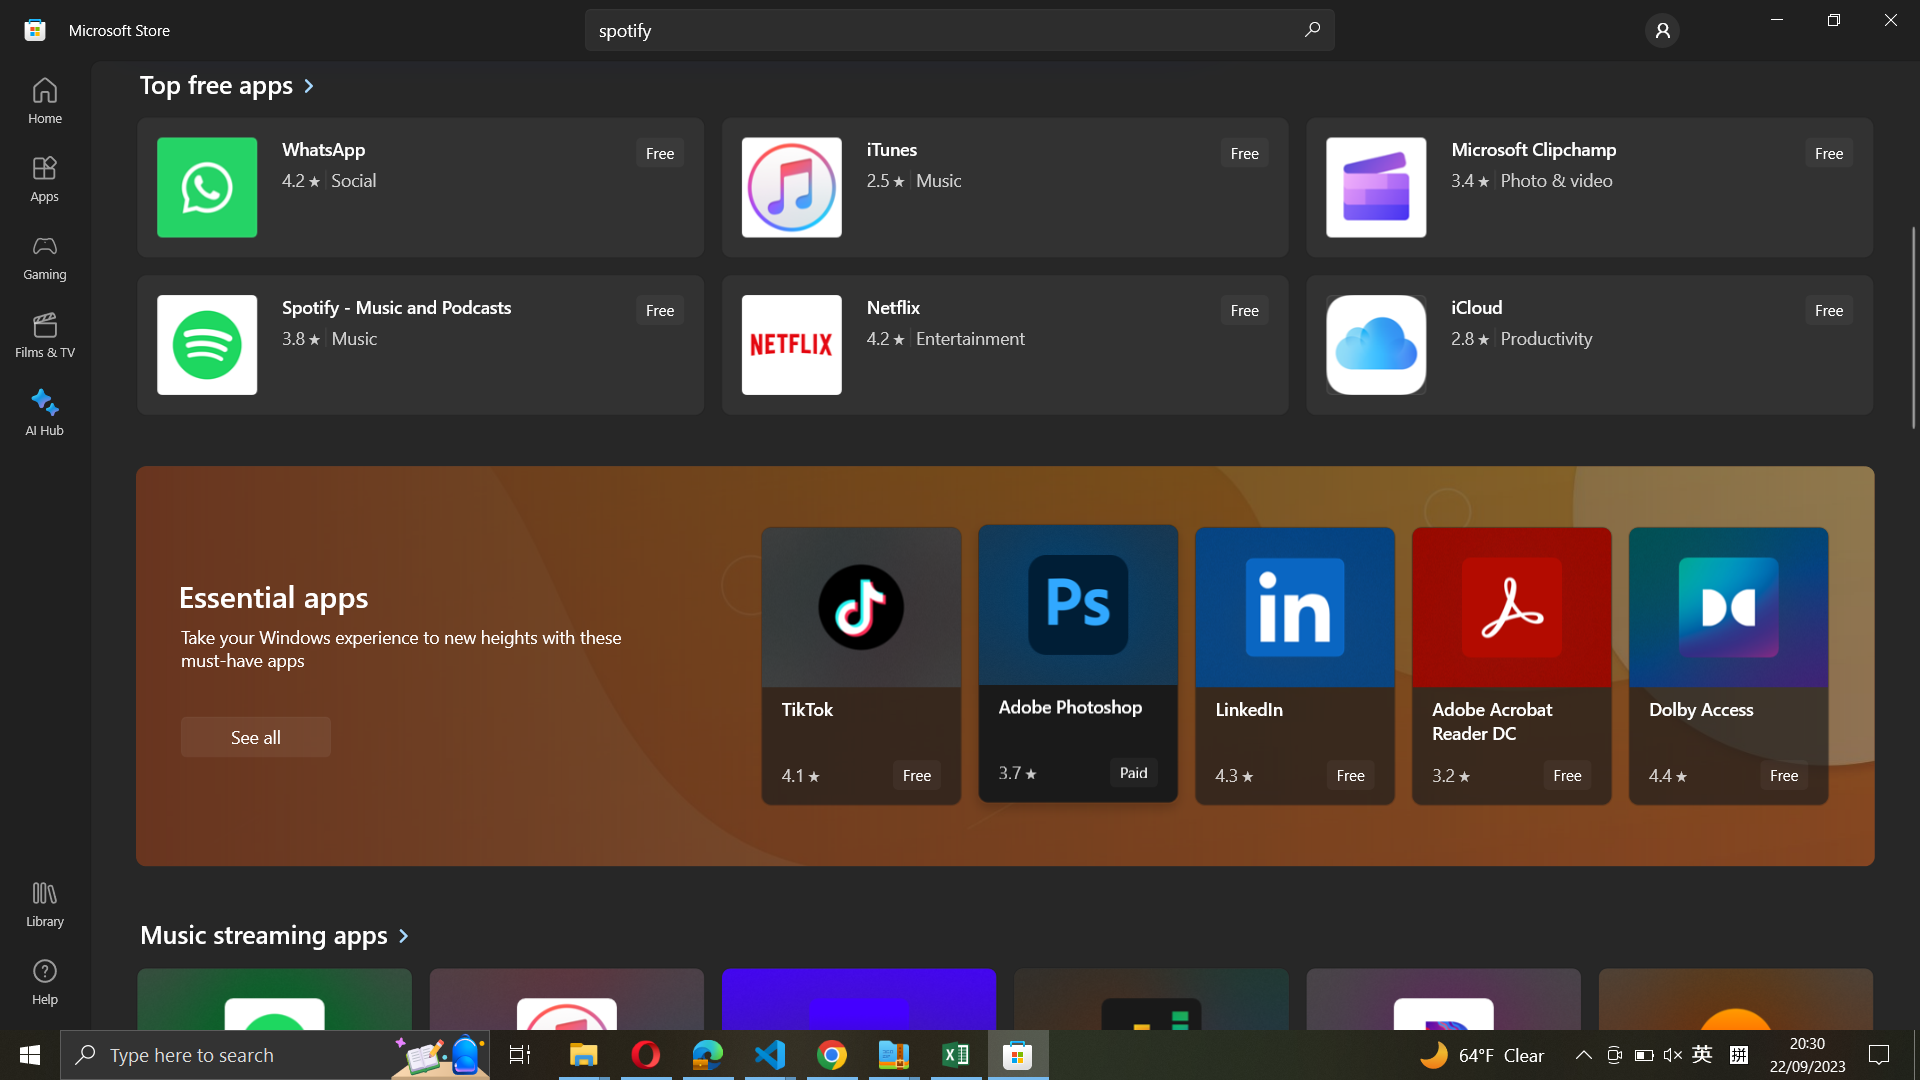 The width and height of the screenshot is (1920, 1080). I want to click on Gaming Tab, so click(46, 257).